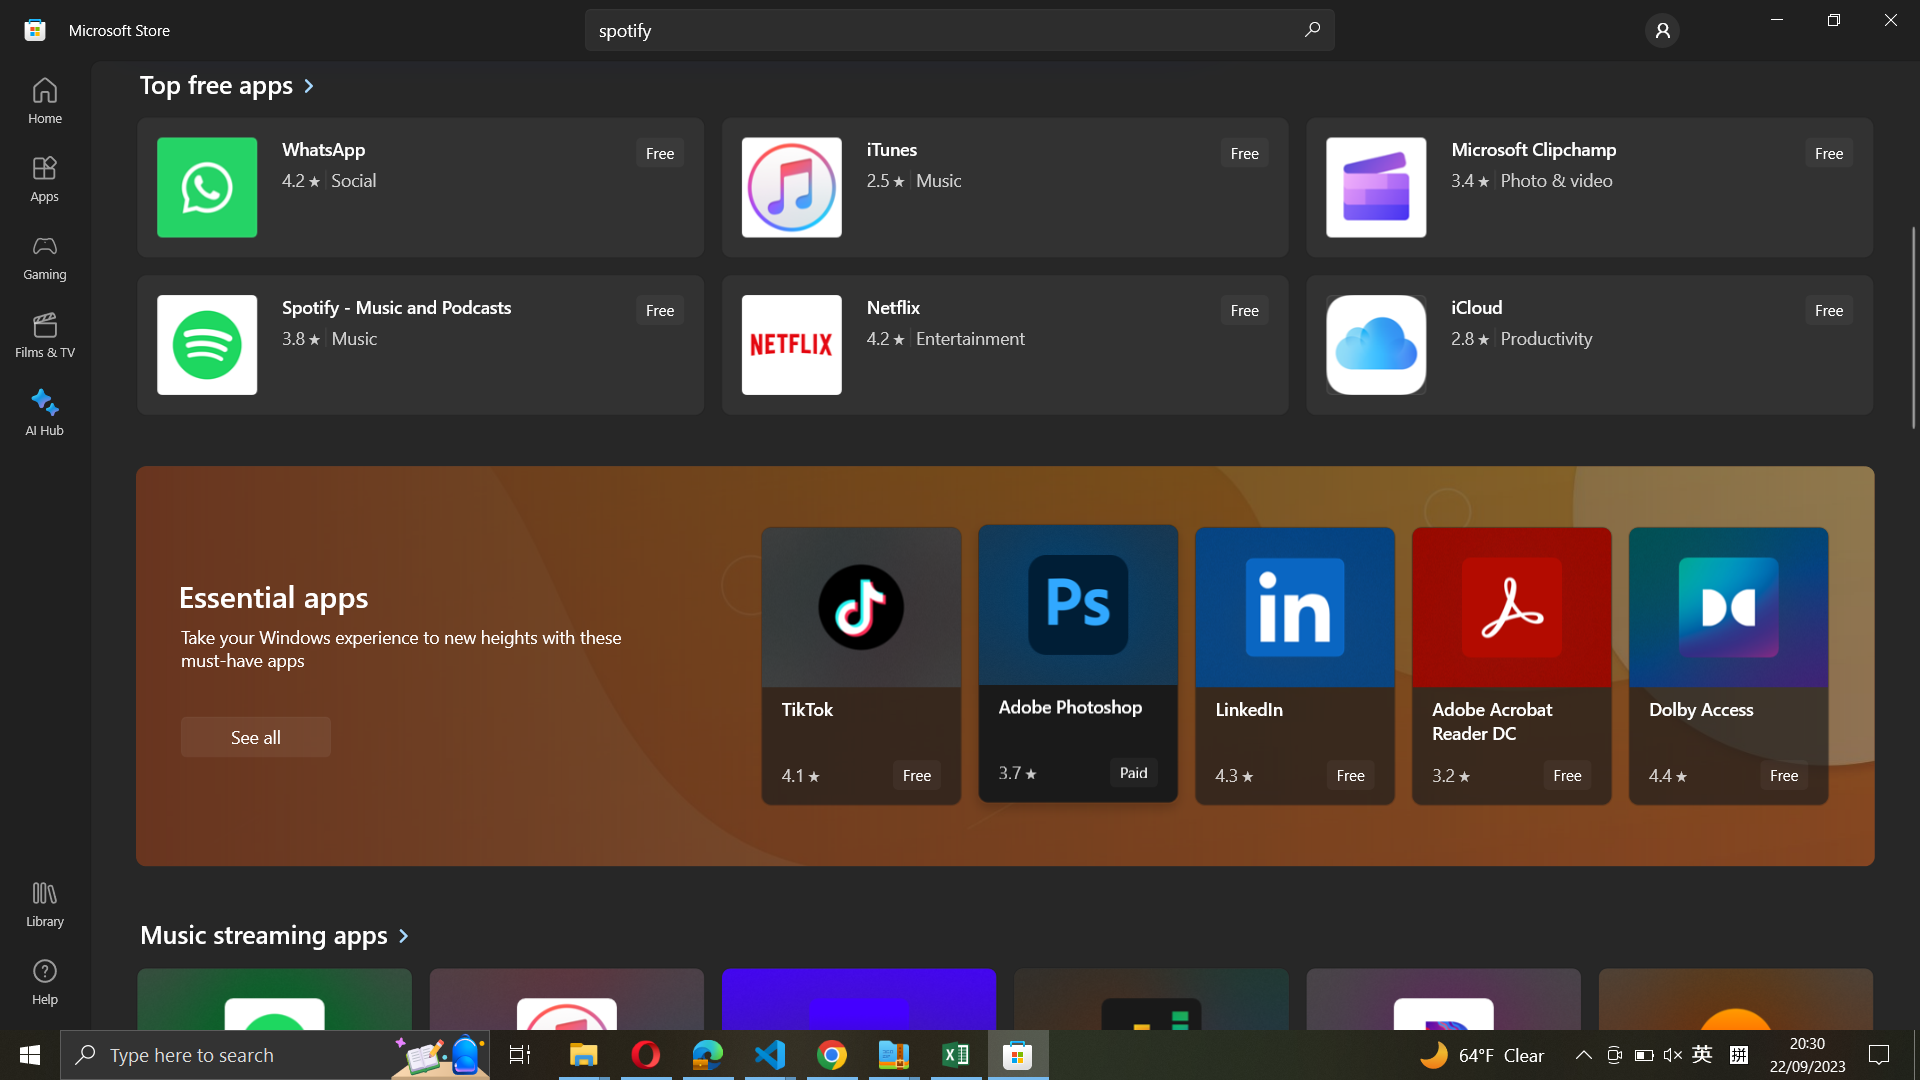 The width and height of the screenshot is (1920, 1080). I want to click on Gaming Tab, so click(46, 257).